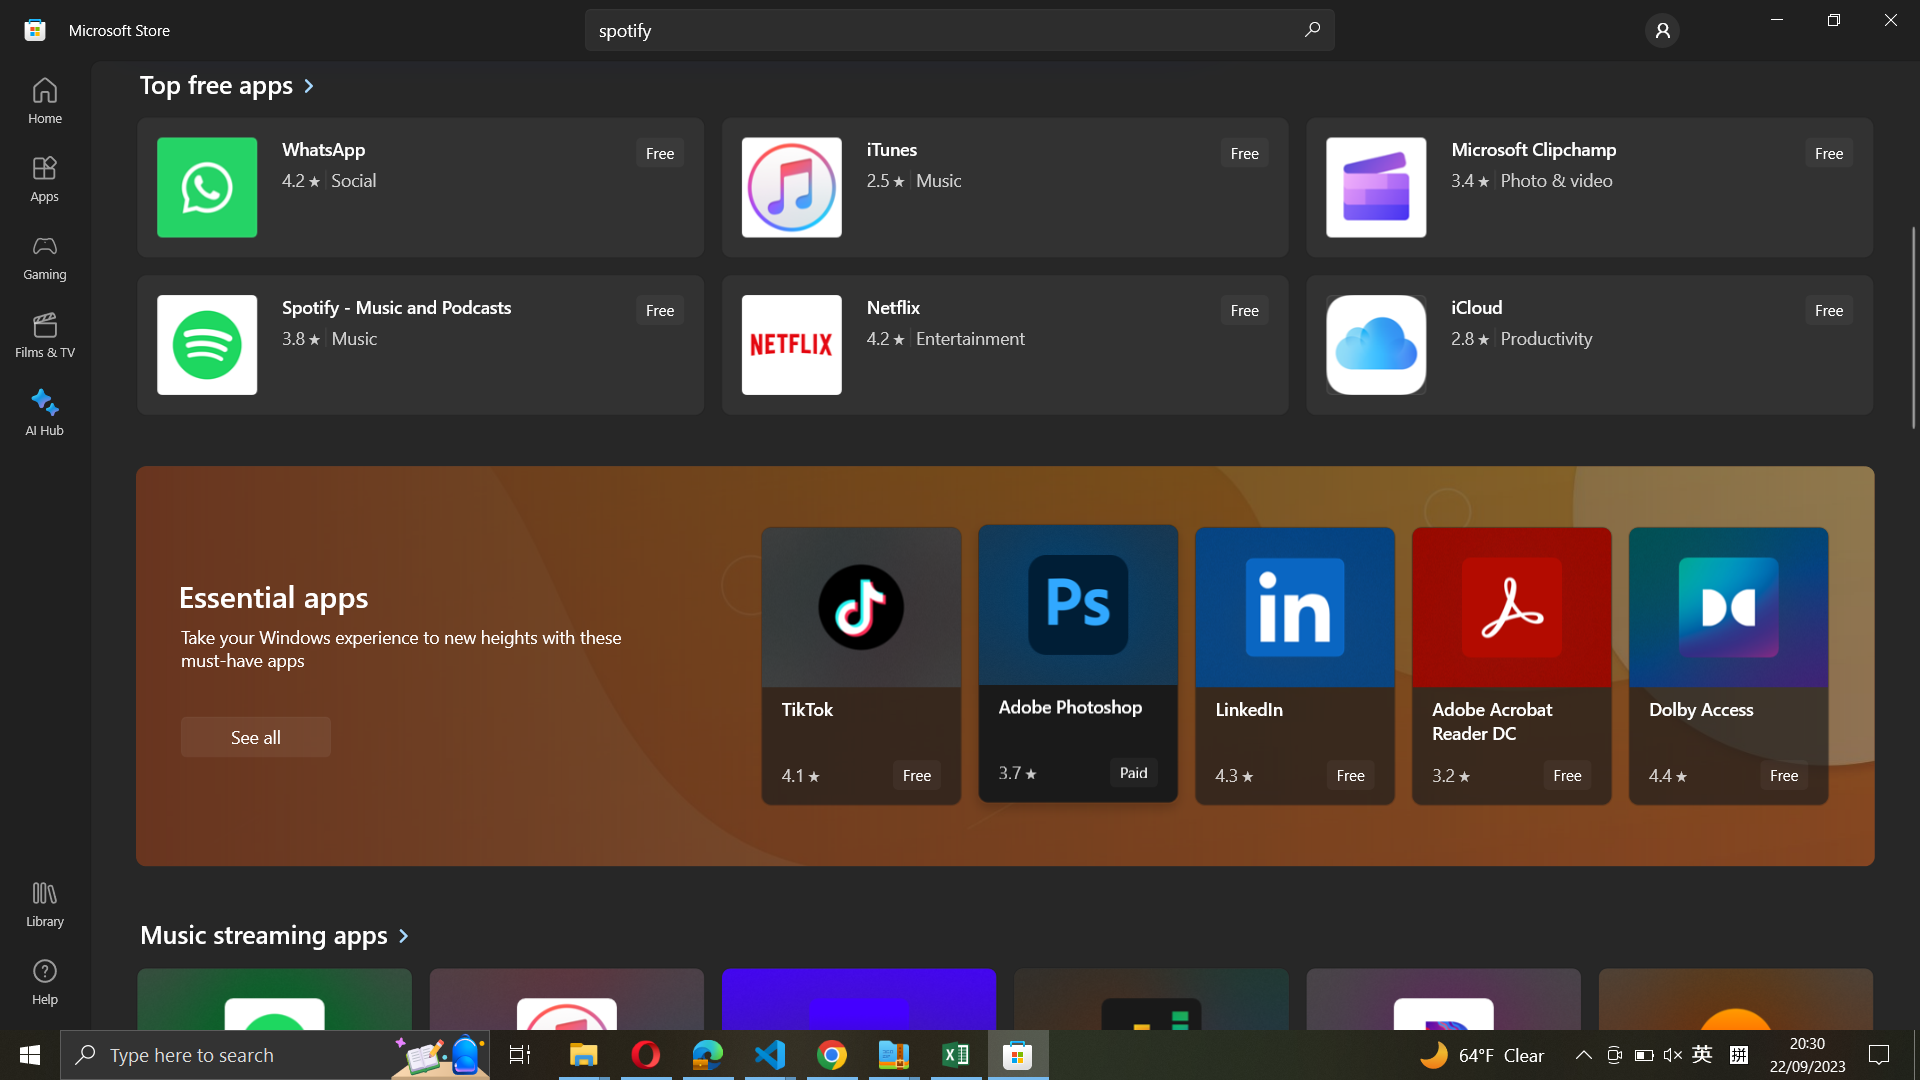 The width and height of the screenshot is (1920, 1080). I want to click on Gaming Tab, so click(46, 257).